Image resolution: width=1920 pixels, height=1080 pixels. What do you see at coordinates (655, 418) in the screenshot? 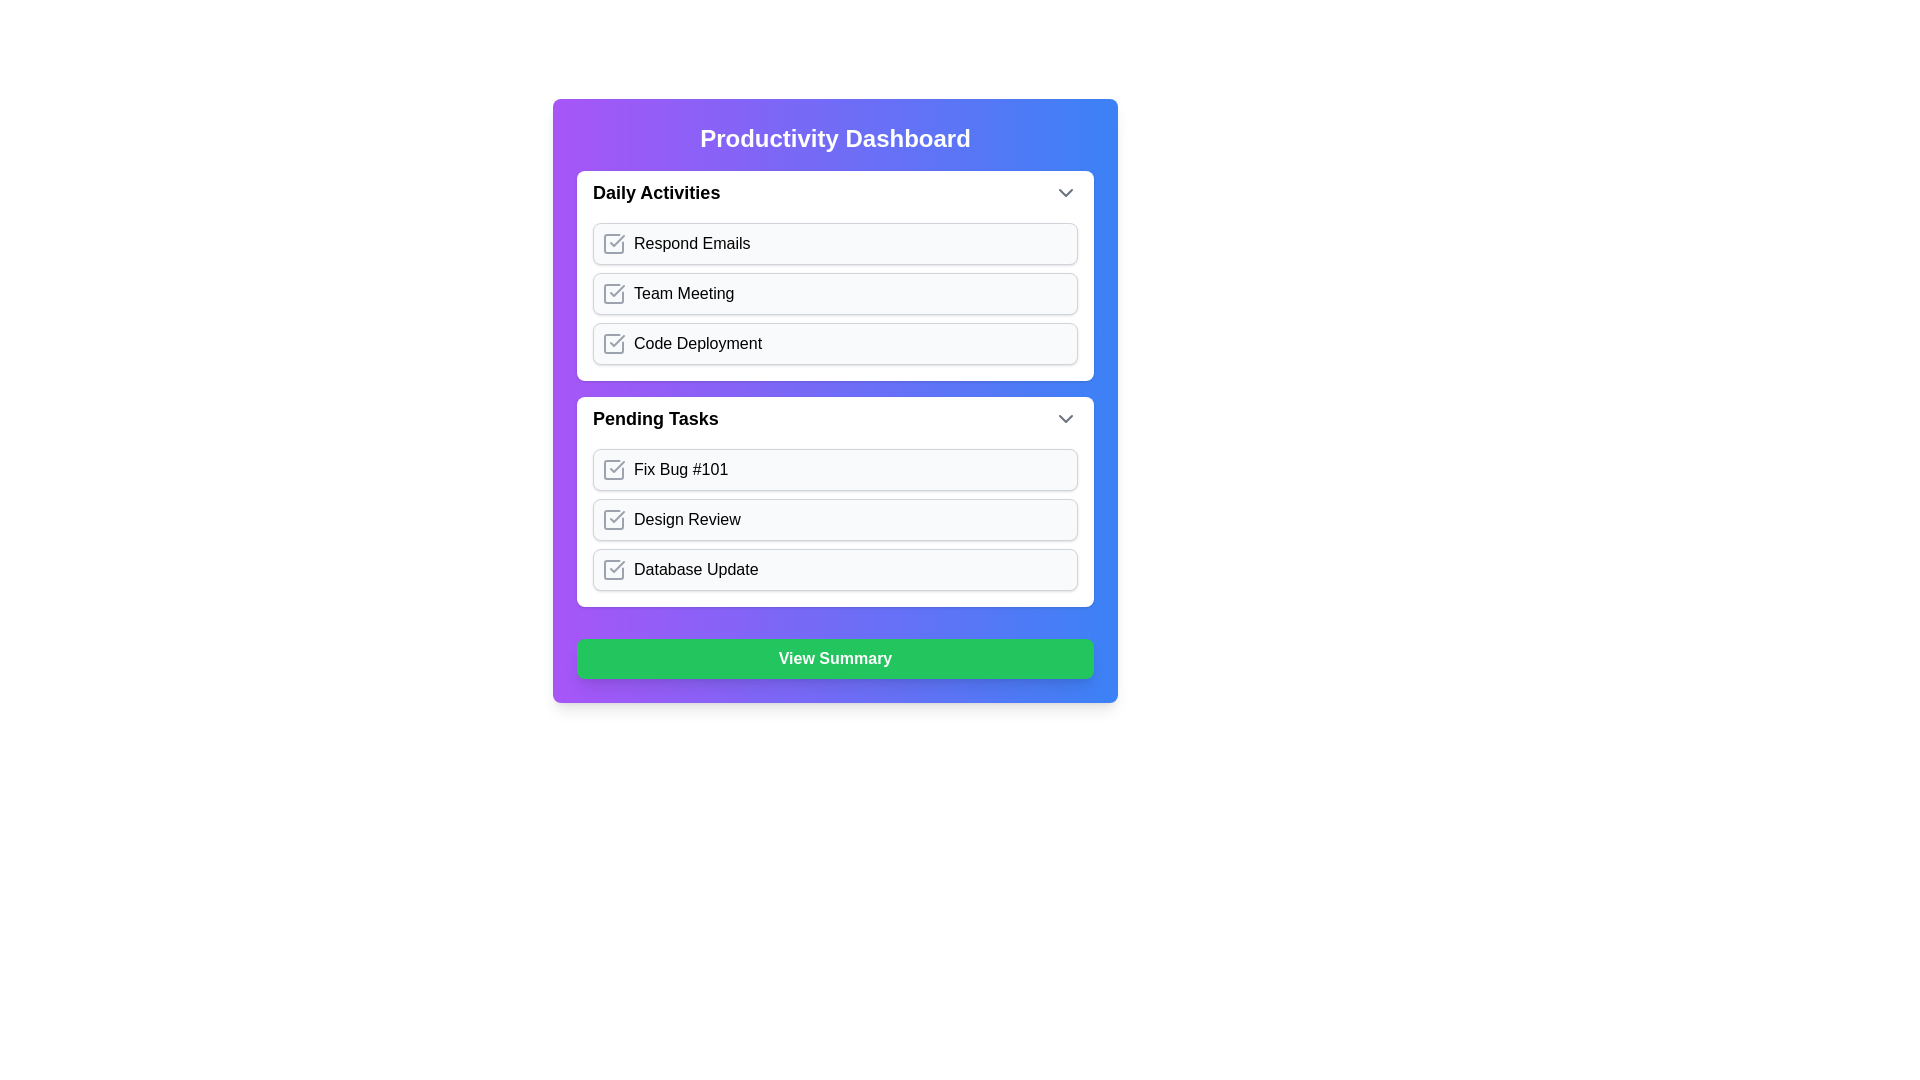
I see `the text label displaying 'Pending Tasks', which is styled with a larger font size and bold weight, positioned near the top-left corner of its section` at bounding box center [655, 418].